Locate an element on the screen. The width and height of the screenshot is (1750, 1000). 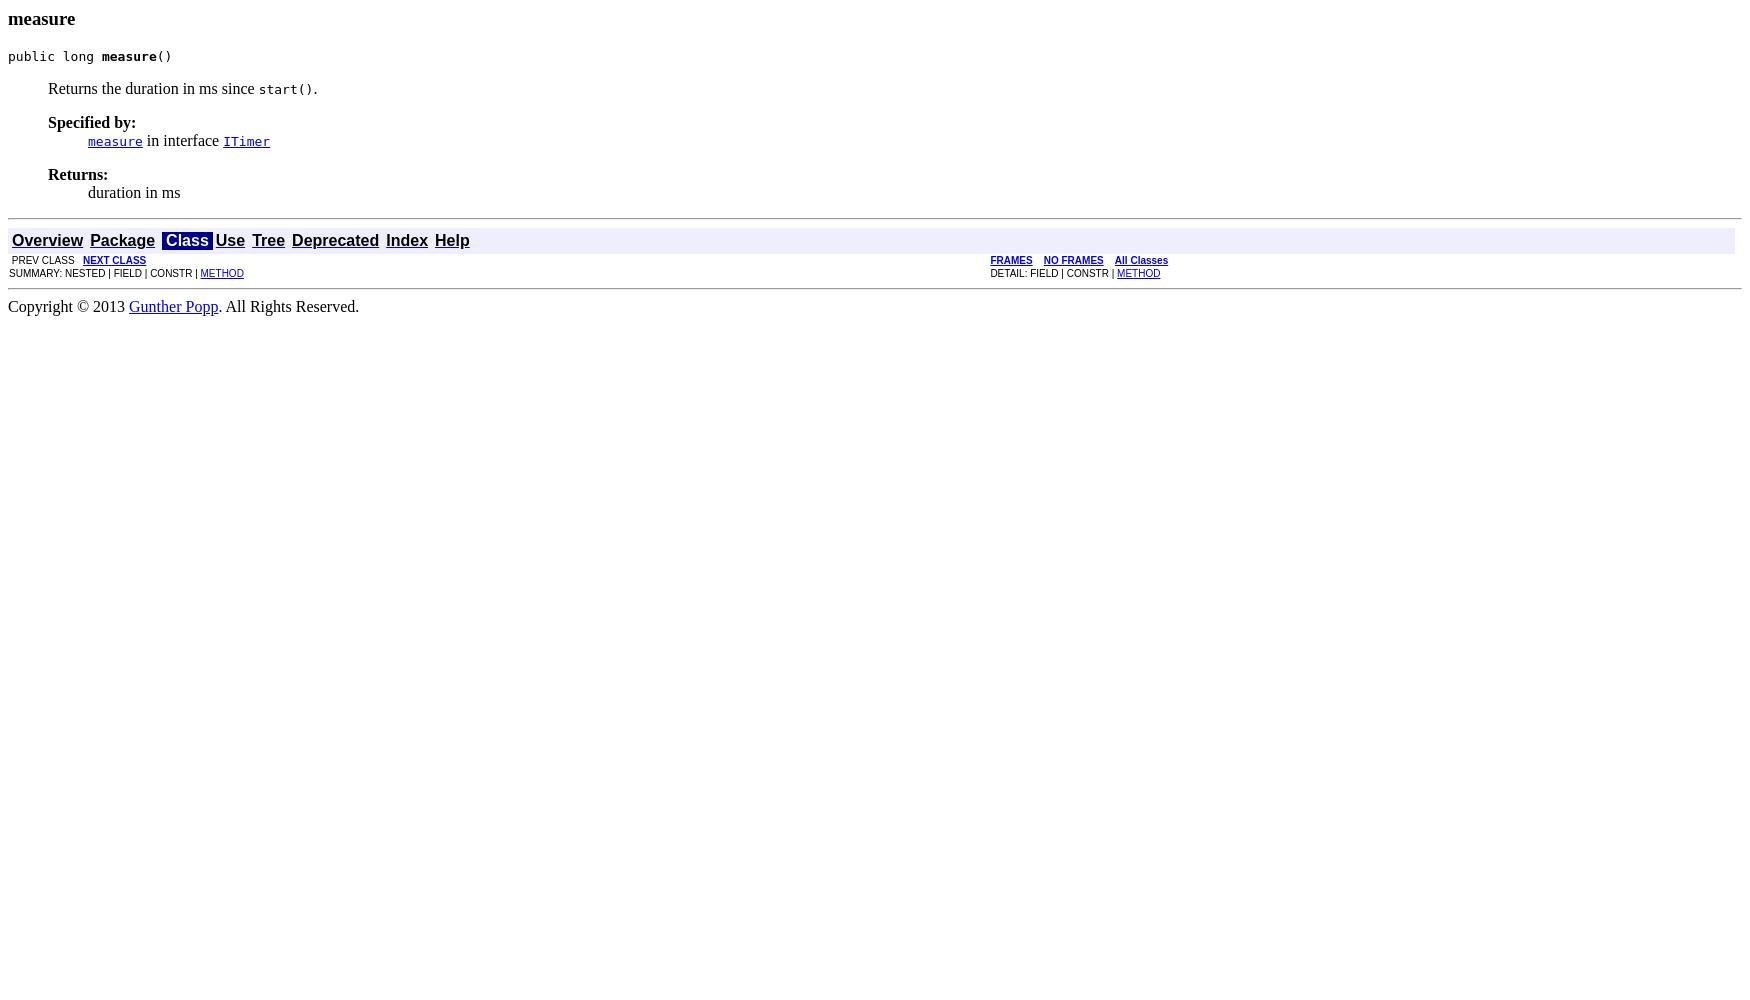
'Index' is located at coordinates (406, 238).